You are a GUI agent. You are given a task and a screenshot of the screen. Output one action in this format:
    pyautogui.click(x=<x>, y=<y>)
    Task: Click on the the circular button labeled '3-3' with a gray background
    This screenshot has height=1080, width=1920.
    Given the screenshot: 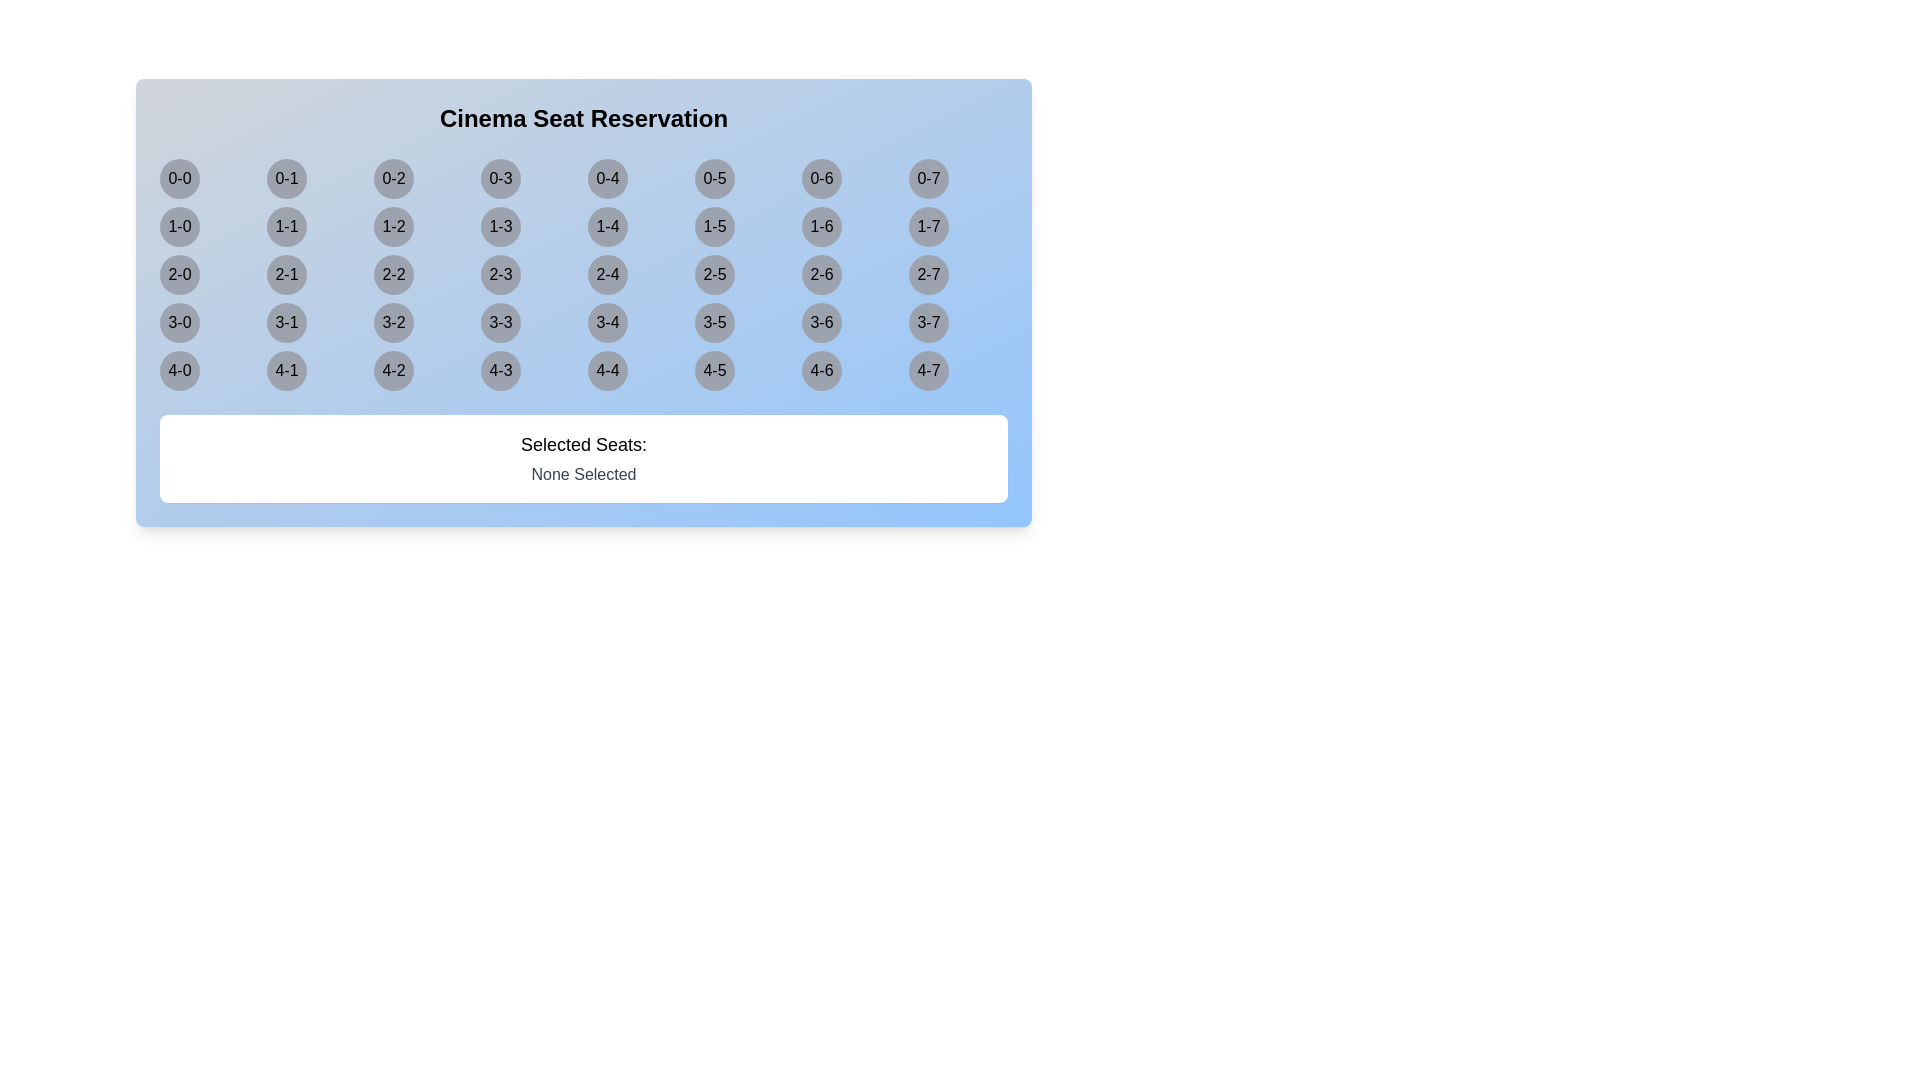 What is the action you would take?
    pyautogui.click(x=500, y=322)
    